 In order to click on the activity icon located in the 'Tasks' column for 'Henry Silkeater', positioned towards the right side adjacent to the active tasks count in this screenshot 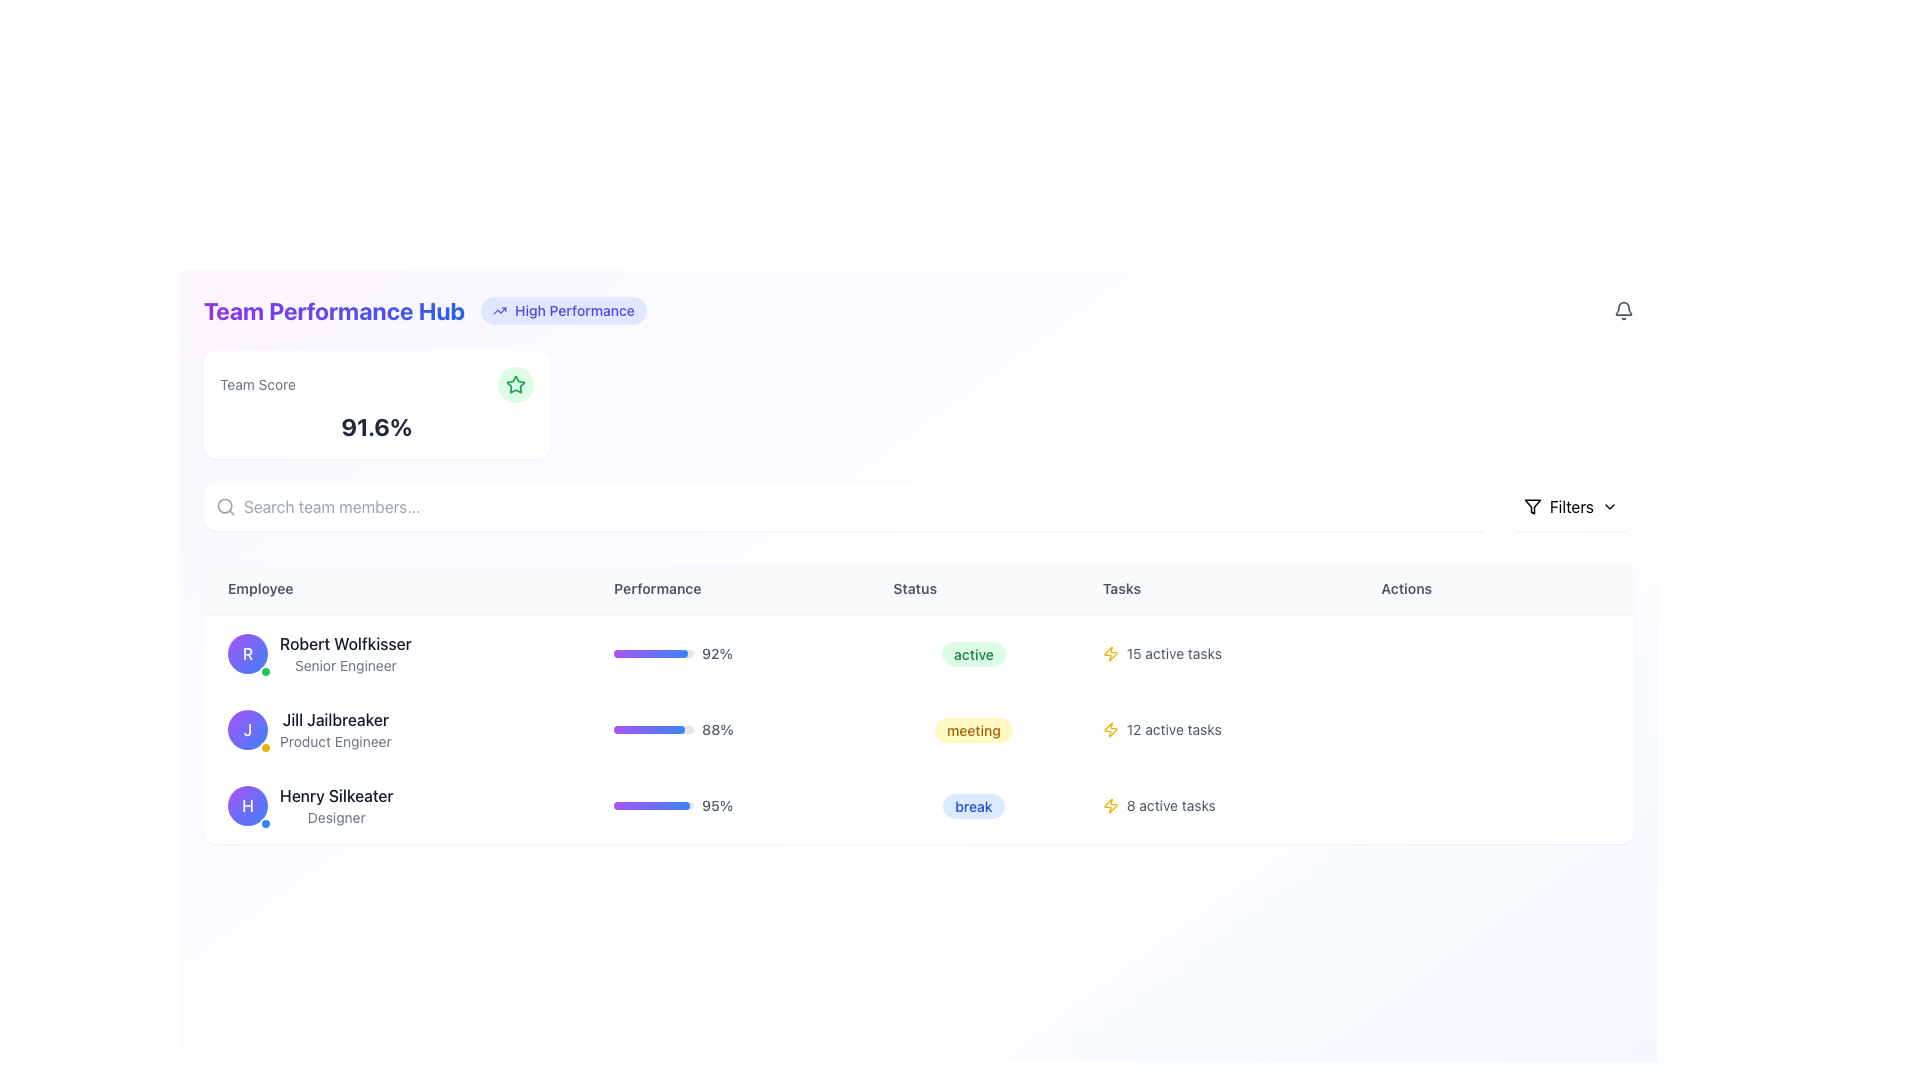, I will do `click(1109, 654)`.